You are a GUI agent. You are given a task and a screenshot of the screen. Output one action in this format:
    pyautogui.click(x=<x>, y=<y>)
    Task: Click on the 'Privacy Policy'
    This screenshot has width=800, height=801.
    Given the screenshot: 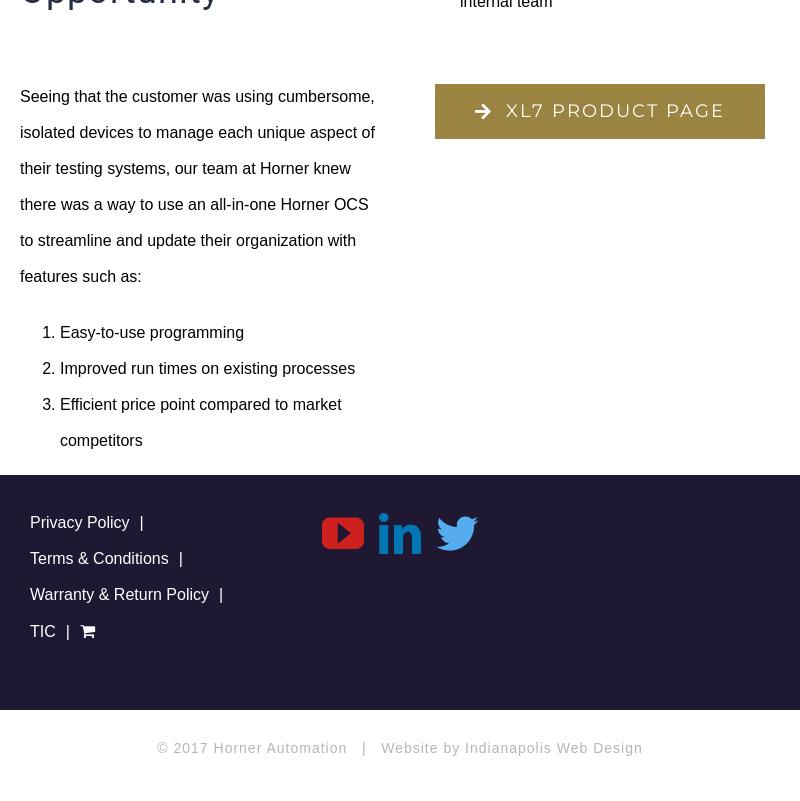 What is the action you would take?
    pyautogui.click(x=79, y=521)
    